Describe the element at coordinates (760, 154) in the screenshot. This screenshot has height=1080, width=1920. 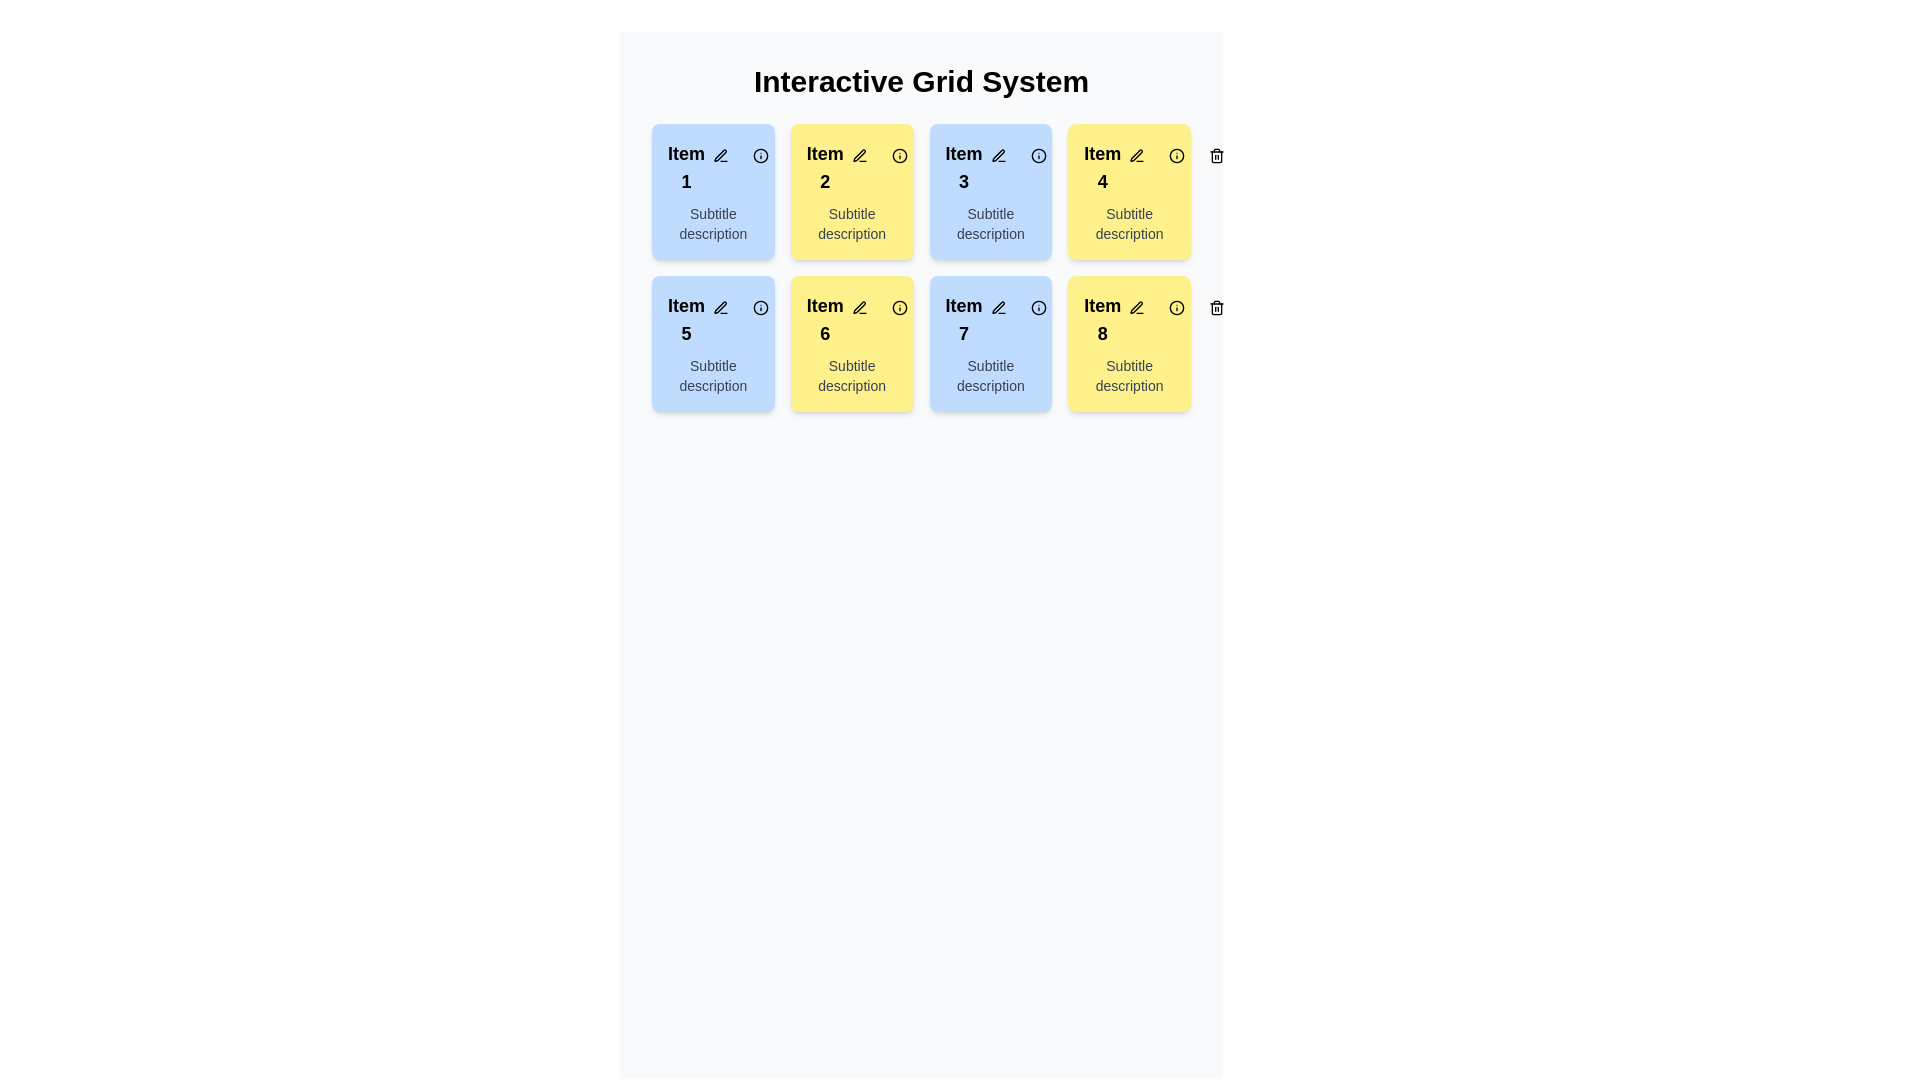
I see `the circular part of the information icon within the top-left card labeled 'Item 1' with a light blue background` at that location.